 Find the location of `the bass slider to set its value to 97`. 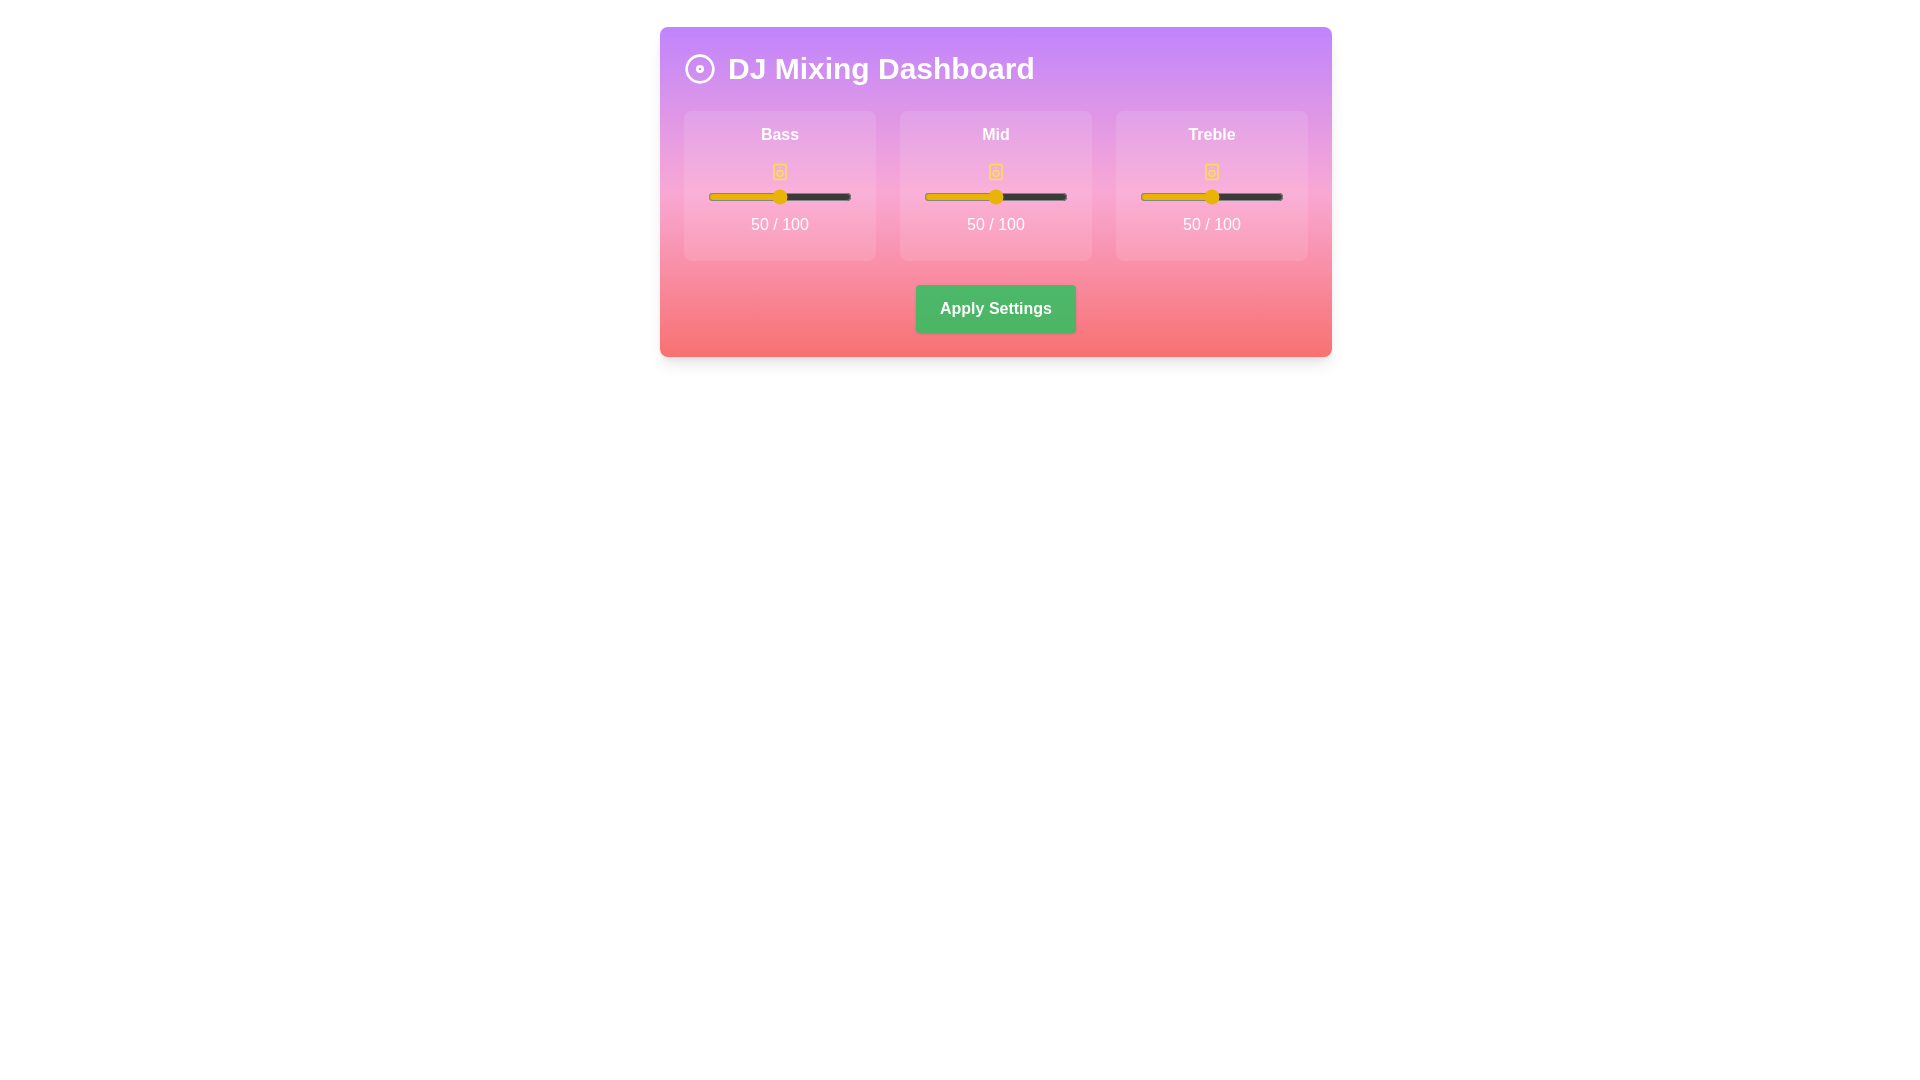

the bass slider to set its value to 97 is located at coordinates (847, 196).